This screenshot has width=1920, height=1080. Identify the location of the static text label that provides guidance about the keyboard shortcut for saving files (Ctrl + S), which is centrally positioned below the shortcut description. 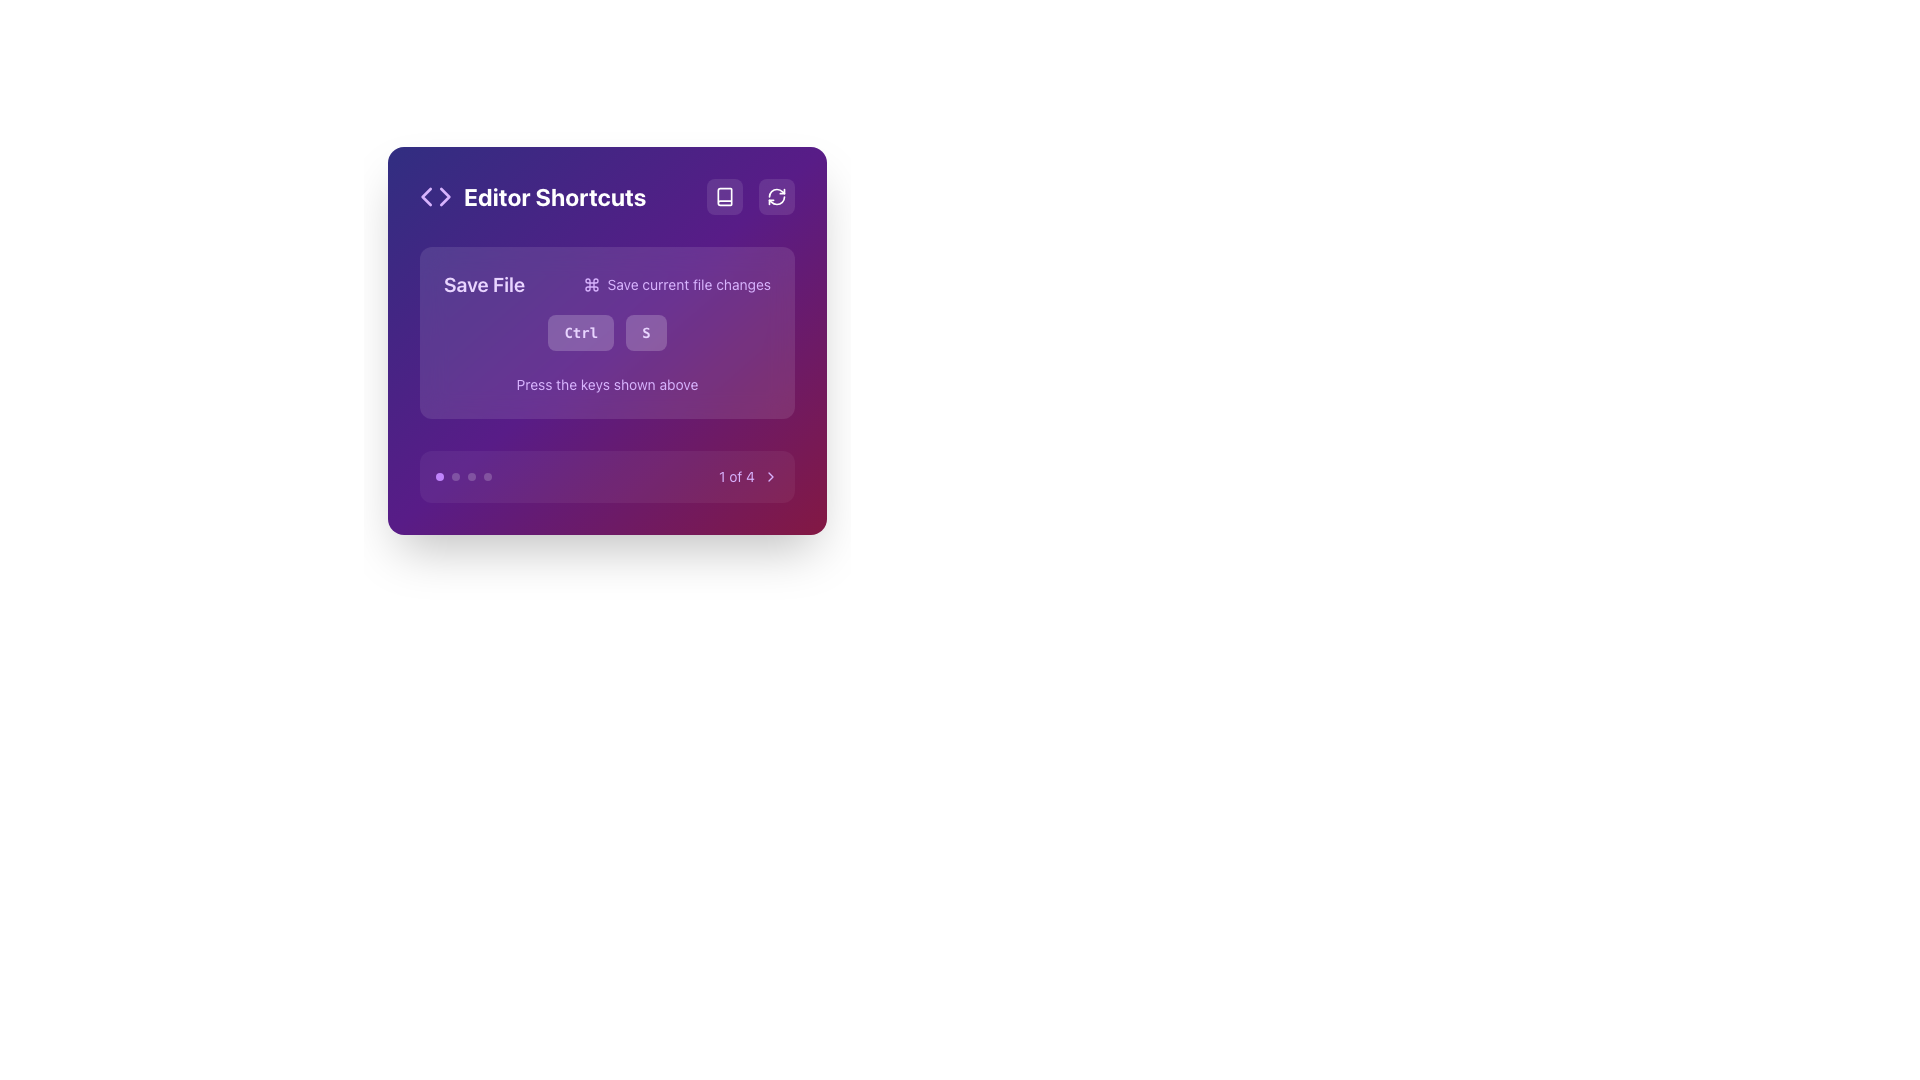
(606, 385).